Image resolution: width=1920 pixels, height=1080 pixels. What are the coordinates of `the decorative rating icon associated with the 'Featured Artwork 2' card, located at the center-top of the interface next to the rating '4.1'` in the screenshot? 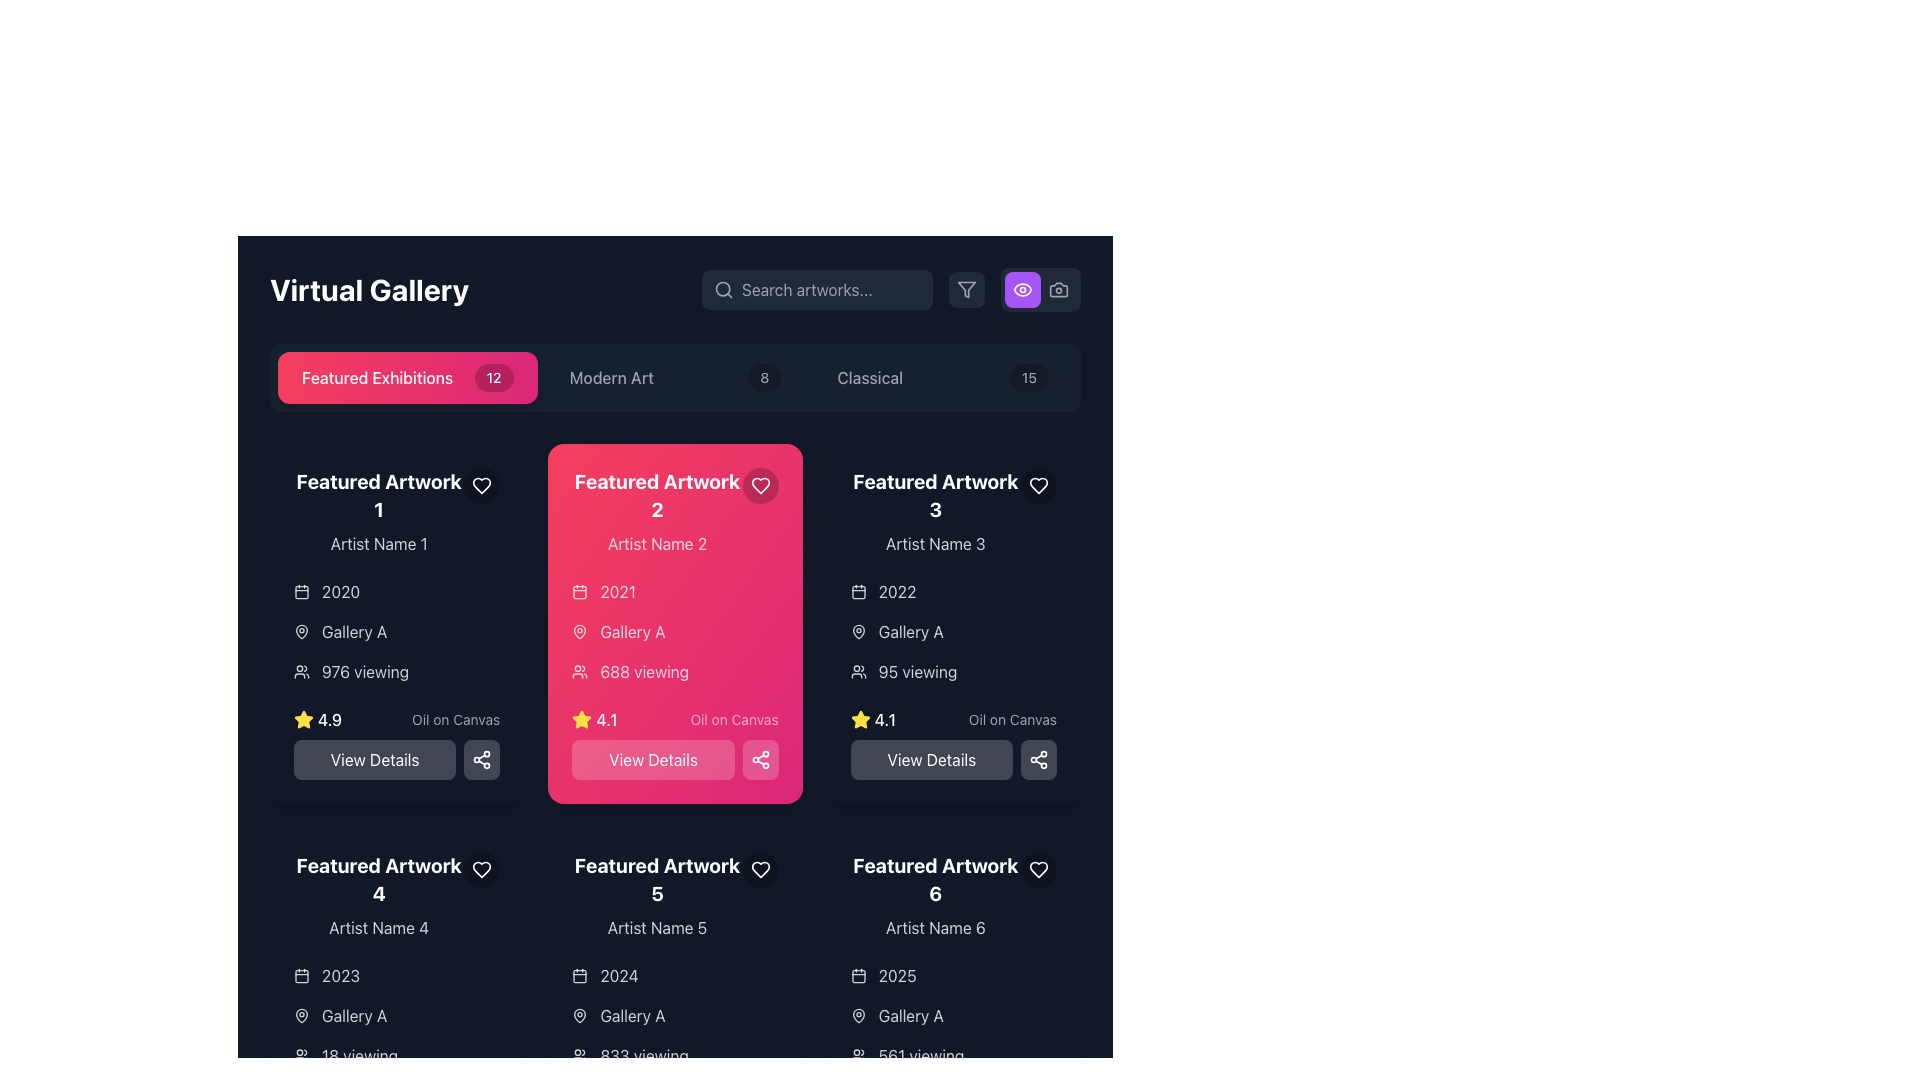 It's located at (302, 718).